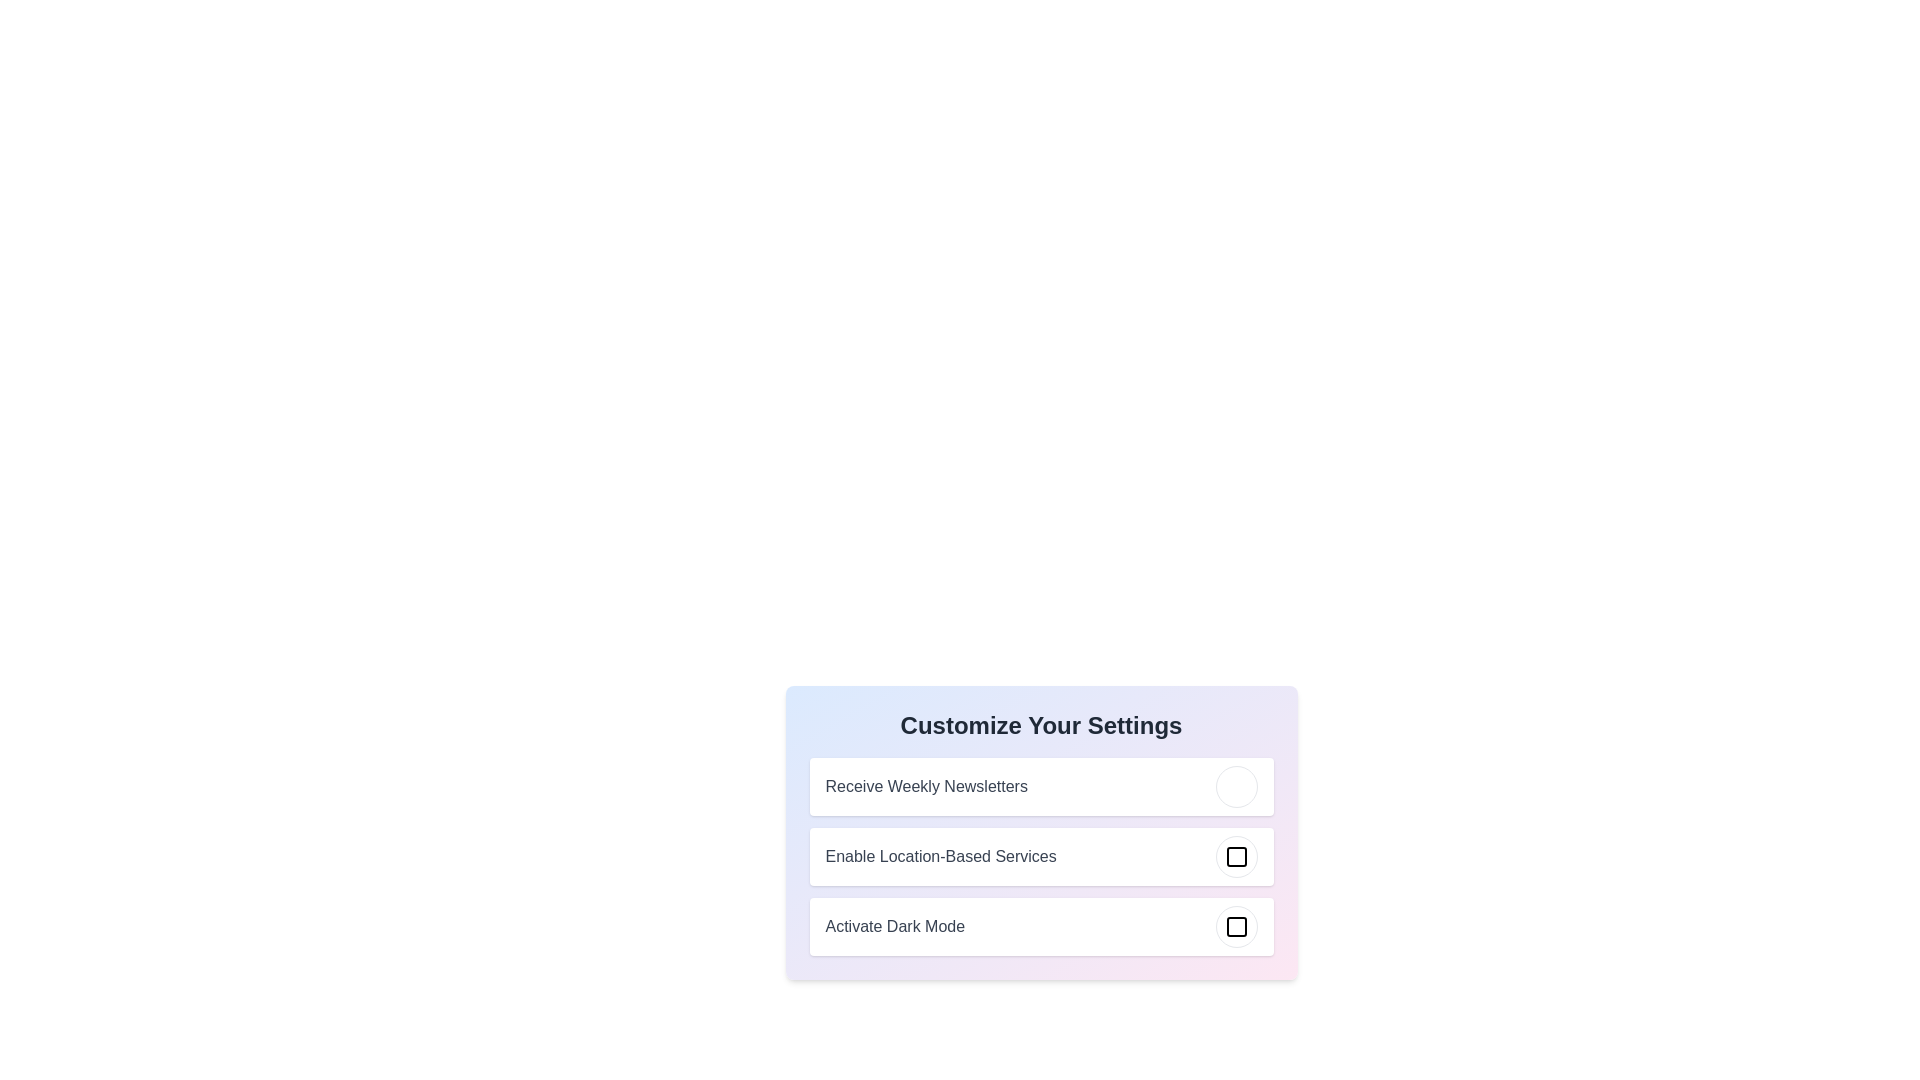  I want to click on the small interactive button with a square symbol in its center, located to the right of 'Enable Location-Based Services' in the 'Customize Your Settings' section, so click(1235, 855).